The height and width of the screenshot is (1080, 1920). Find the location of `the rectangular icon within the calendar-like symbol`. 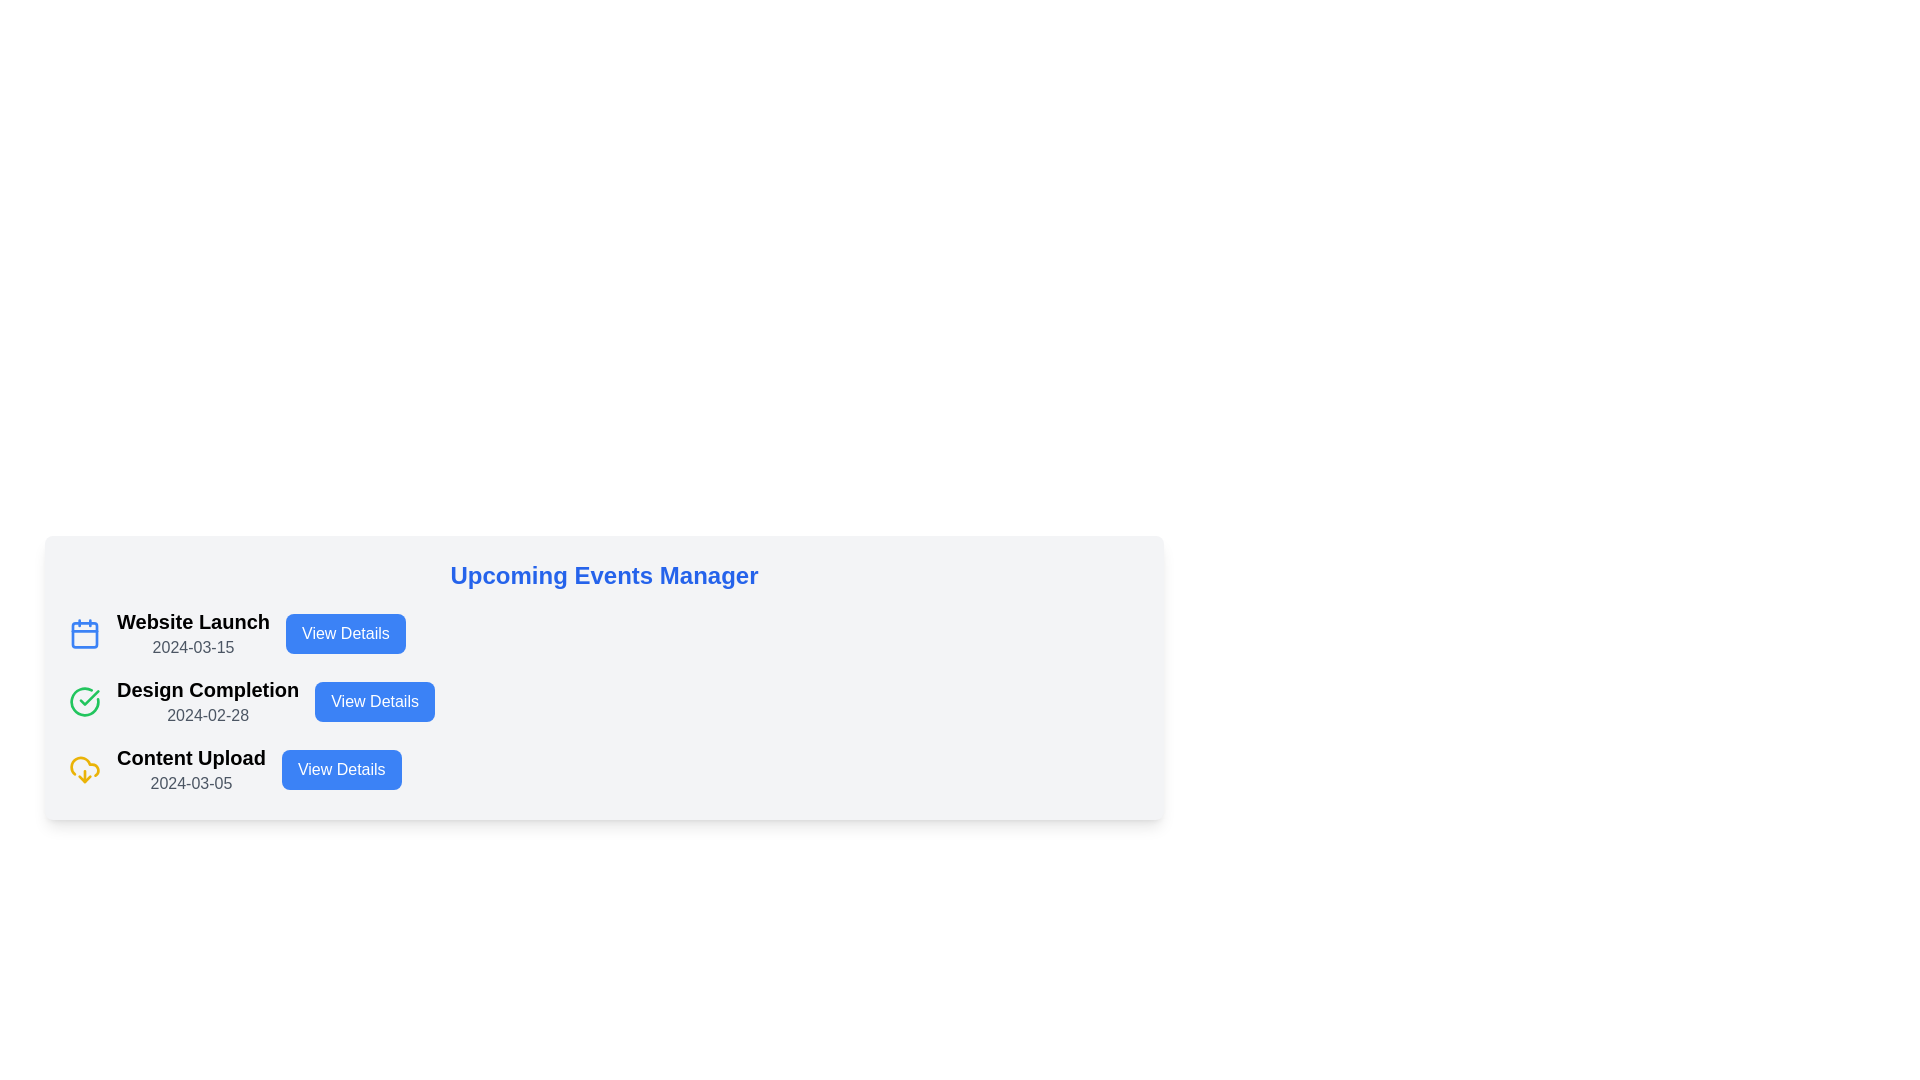

the rectangular icon within the calendar-like symbol is located at coordinates (84, 635).